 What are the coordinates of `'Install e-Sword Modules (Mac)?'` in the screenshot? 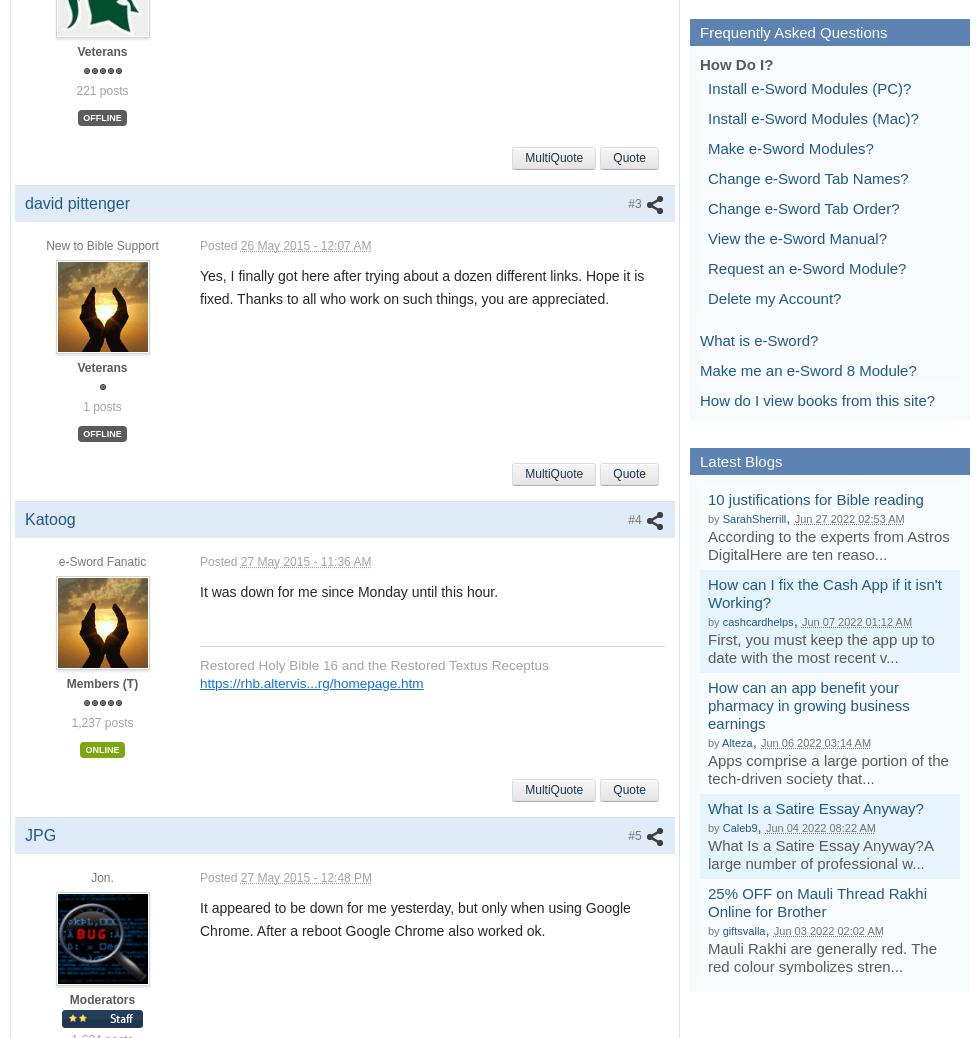 It's located at (813, 116).